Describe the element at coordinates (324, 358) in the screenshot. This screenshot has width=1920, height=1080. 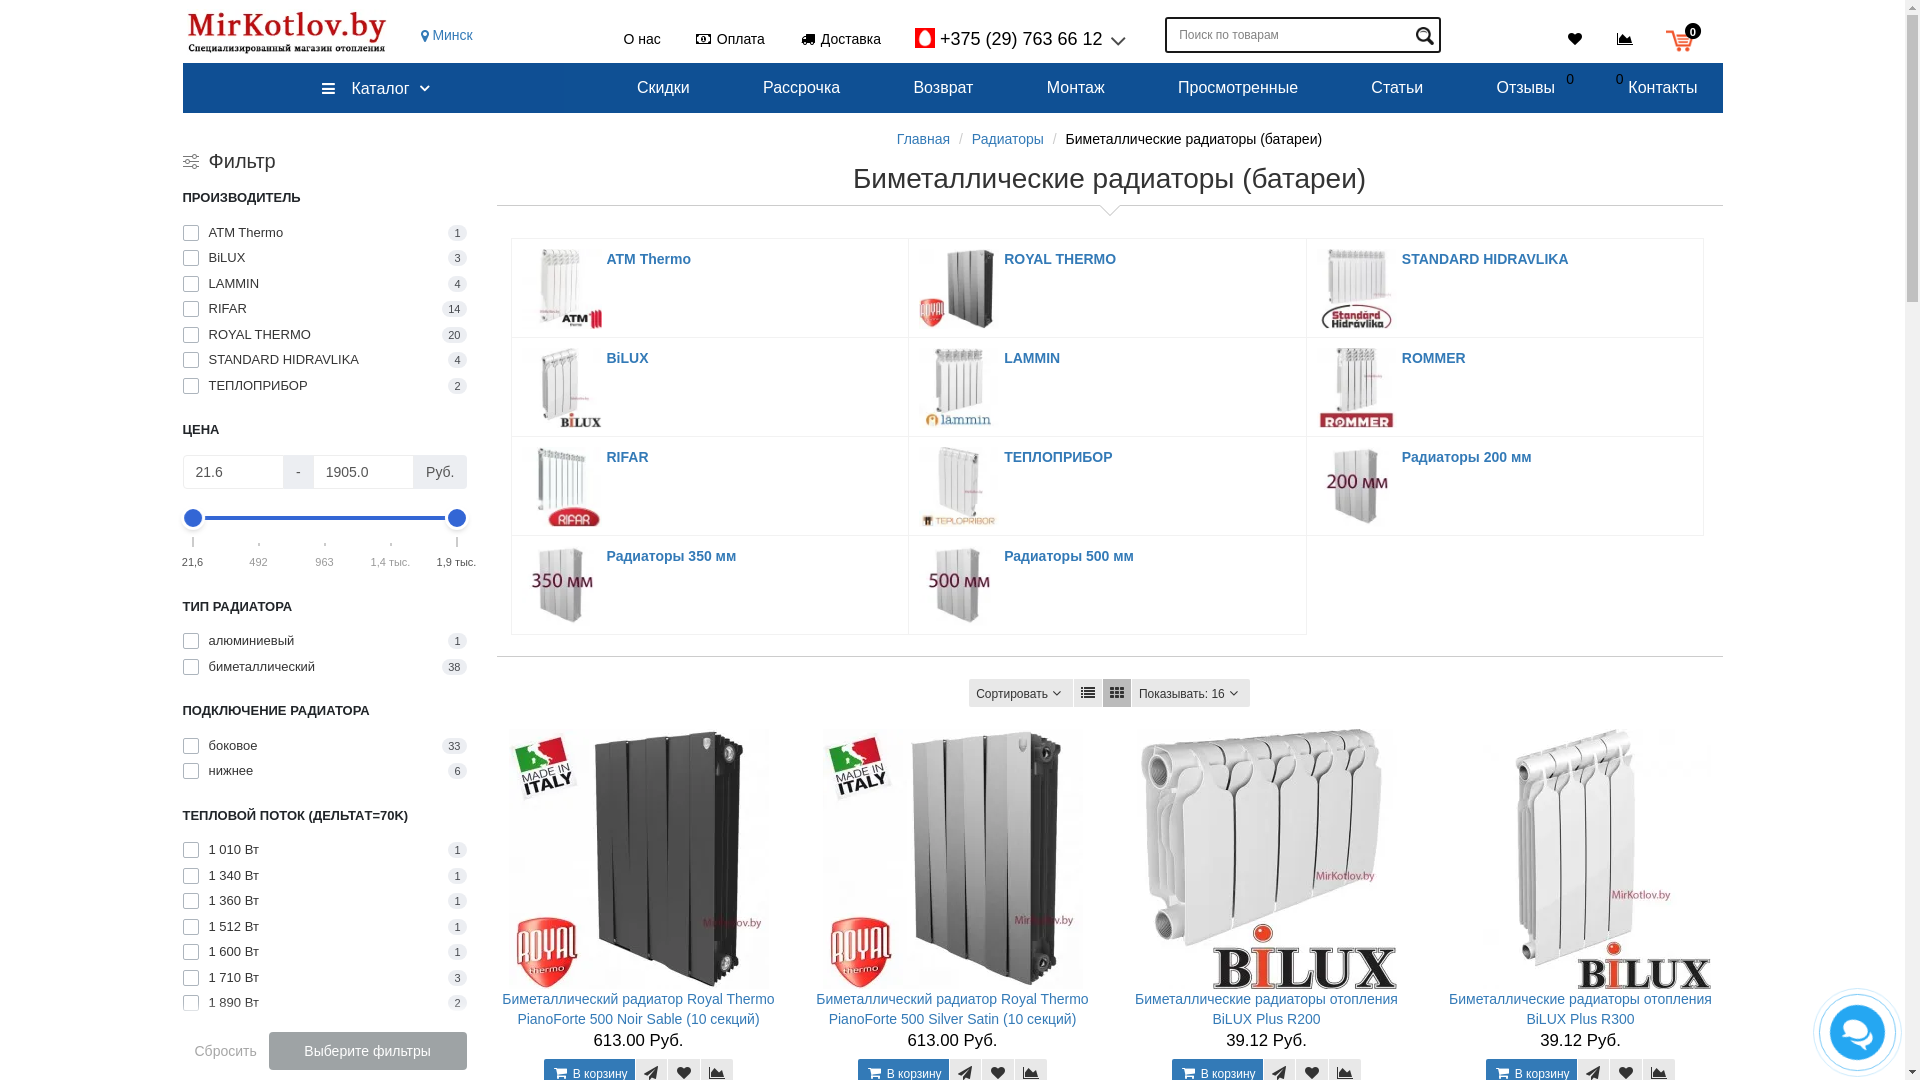
I see `'STANDARD HIDRAVLIKA` at that location.